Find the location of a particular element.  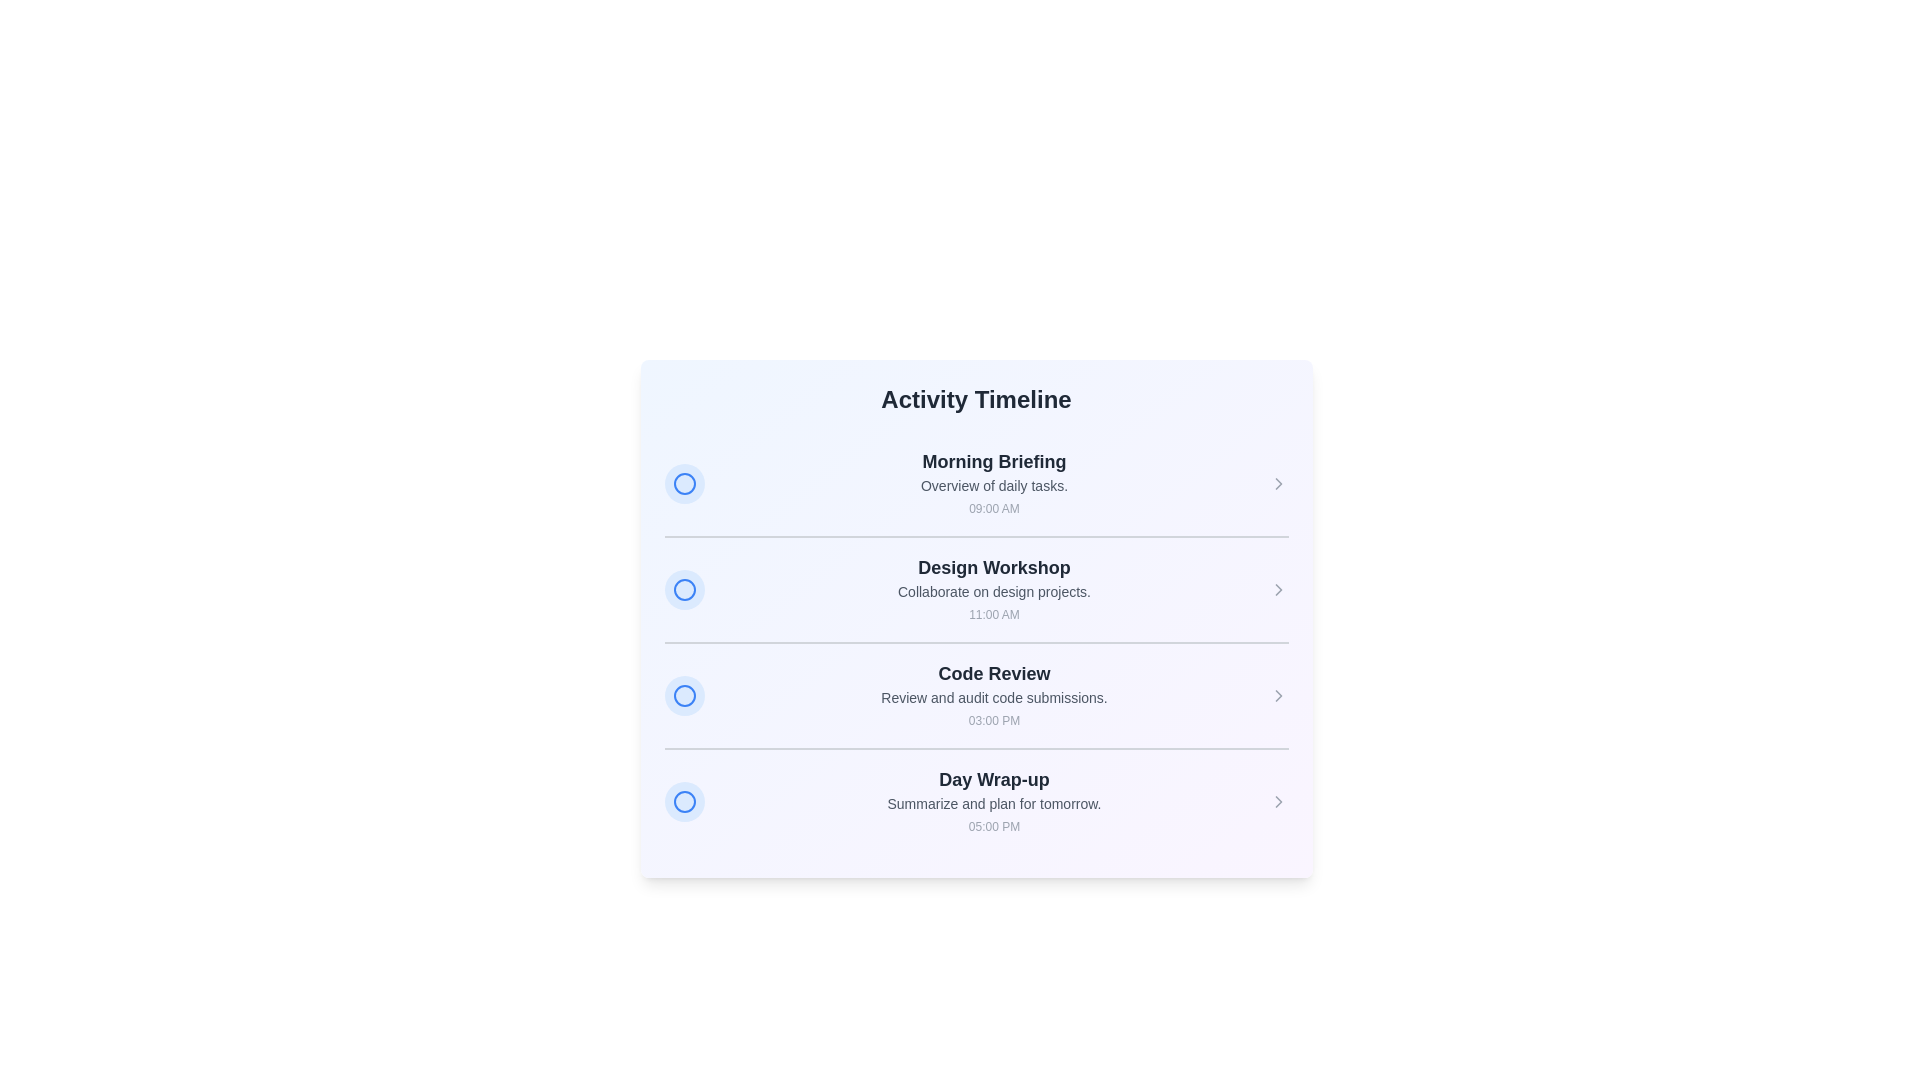

the SVG circle element with a blue stroke, which is part of the 'lucide-circle text-blue-500 w-6 h-6' icon, located in the 'Activity Timeline' list is located at coordinates (684, 801).